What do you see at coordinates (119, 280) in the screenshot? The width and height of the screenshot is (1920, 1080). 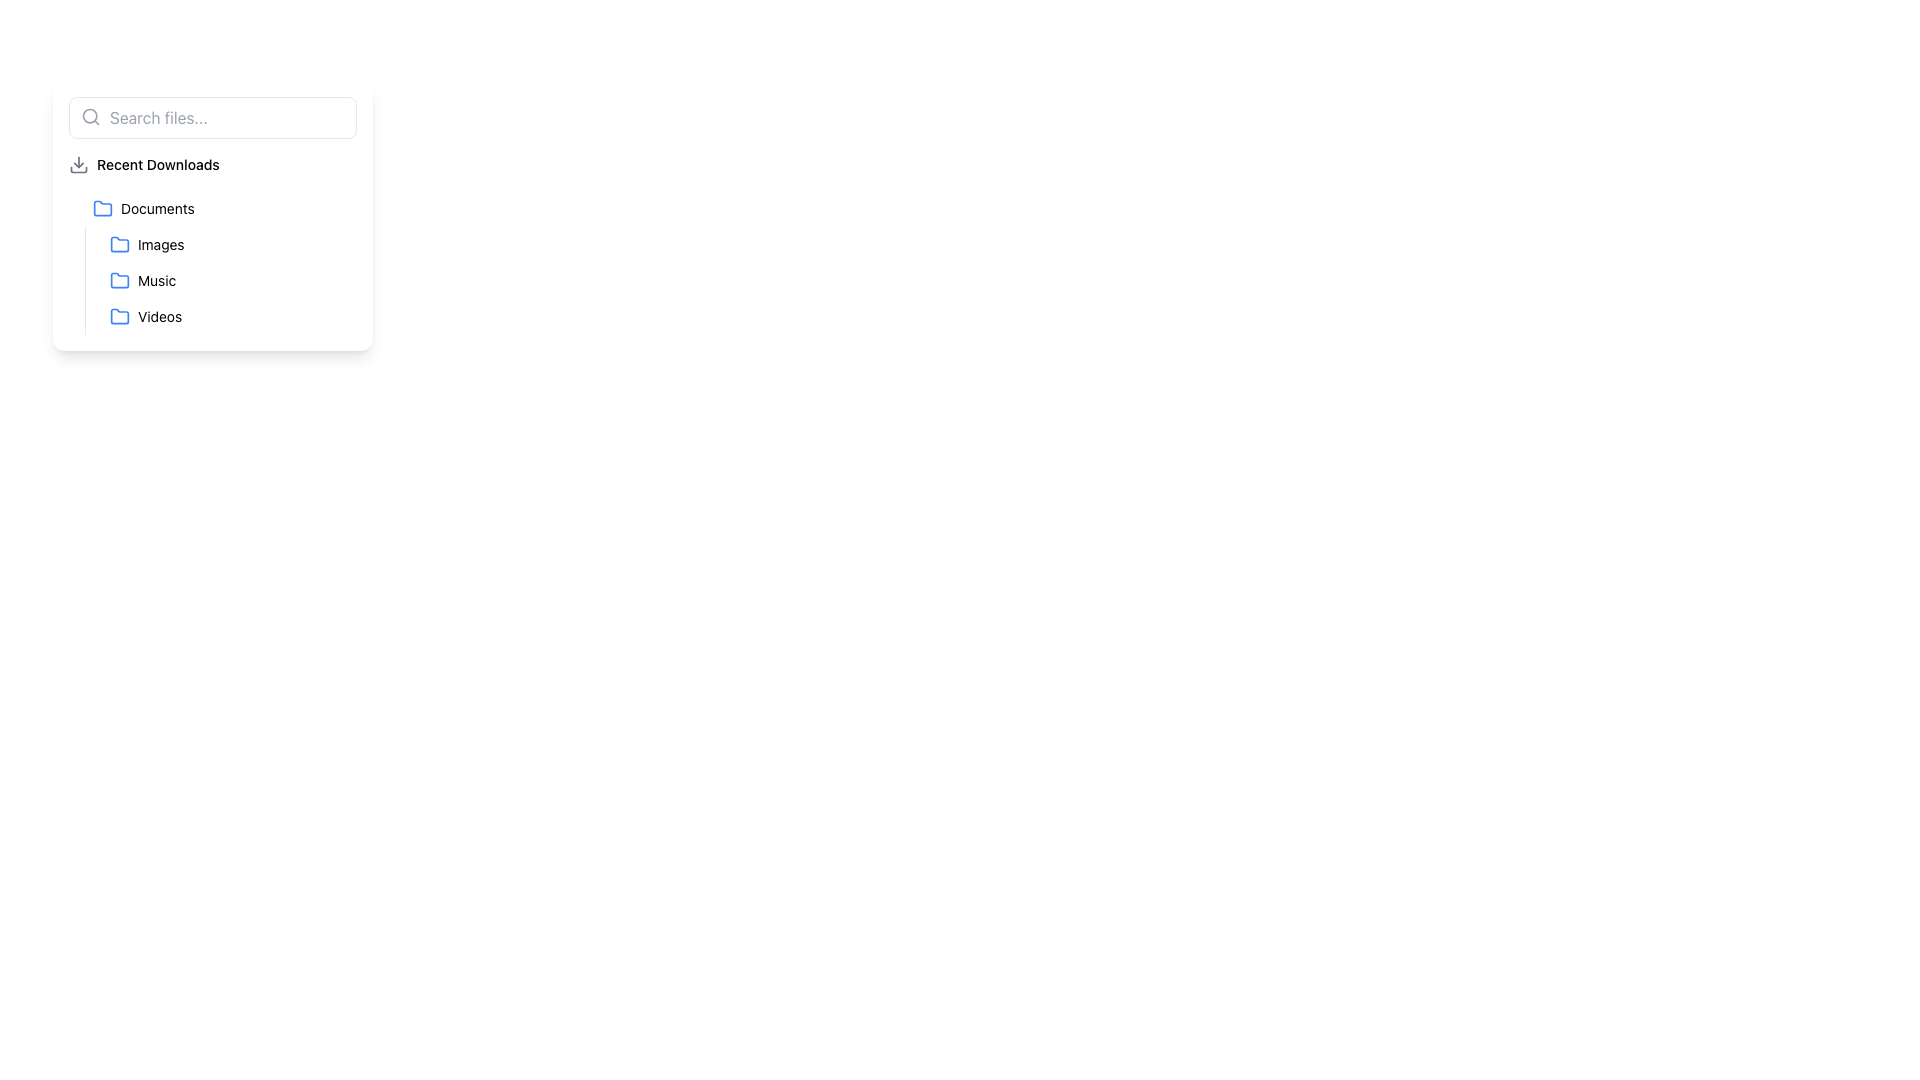 I see `the folder icon representing the 'Music' directory, which is the third icon in a vertical list of folder icons, located below the 'Images' folder icon and above the 'Videos' folder icon` at bounding box center [119, 280].